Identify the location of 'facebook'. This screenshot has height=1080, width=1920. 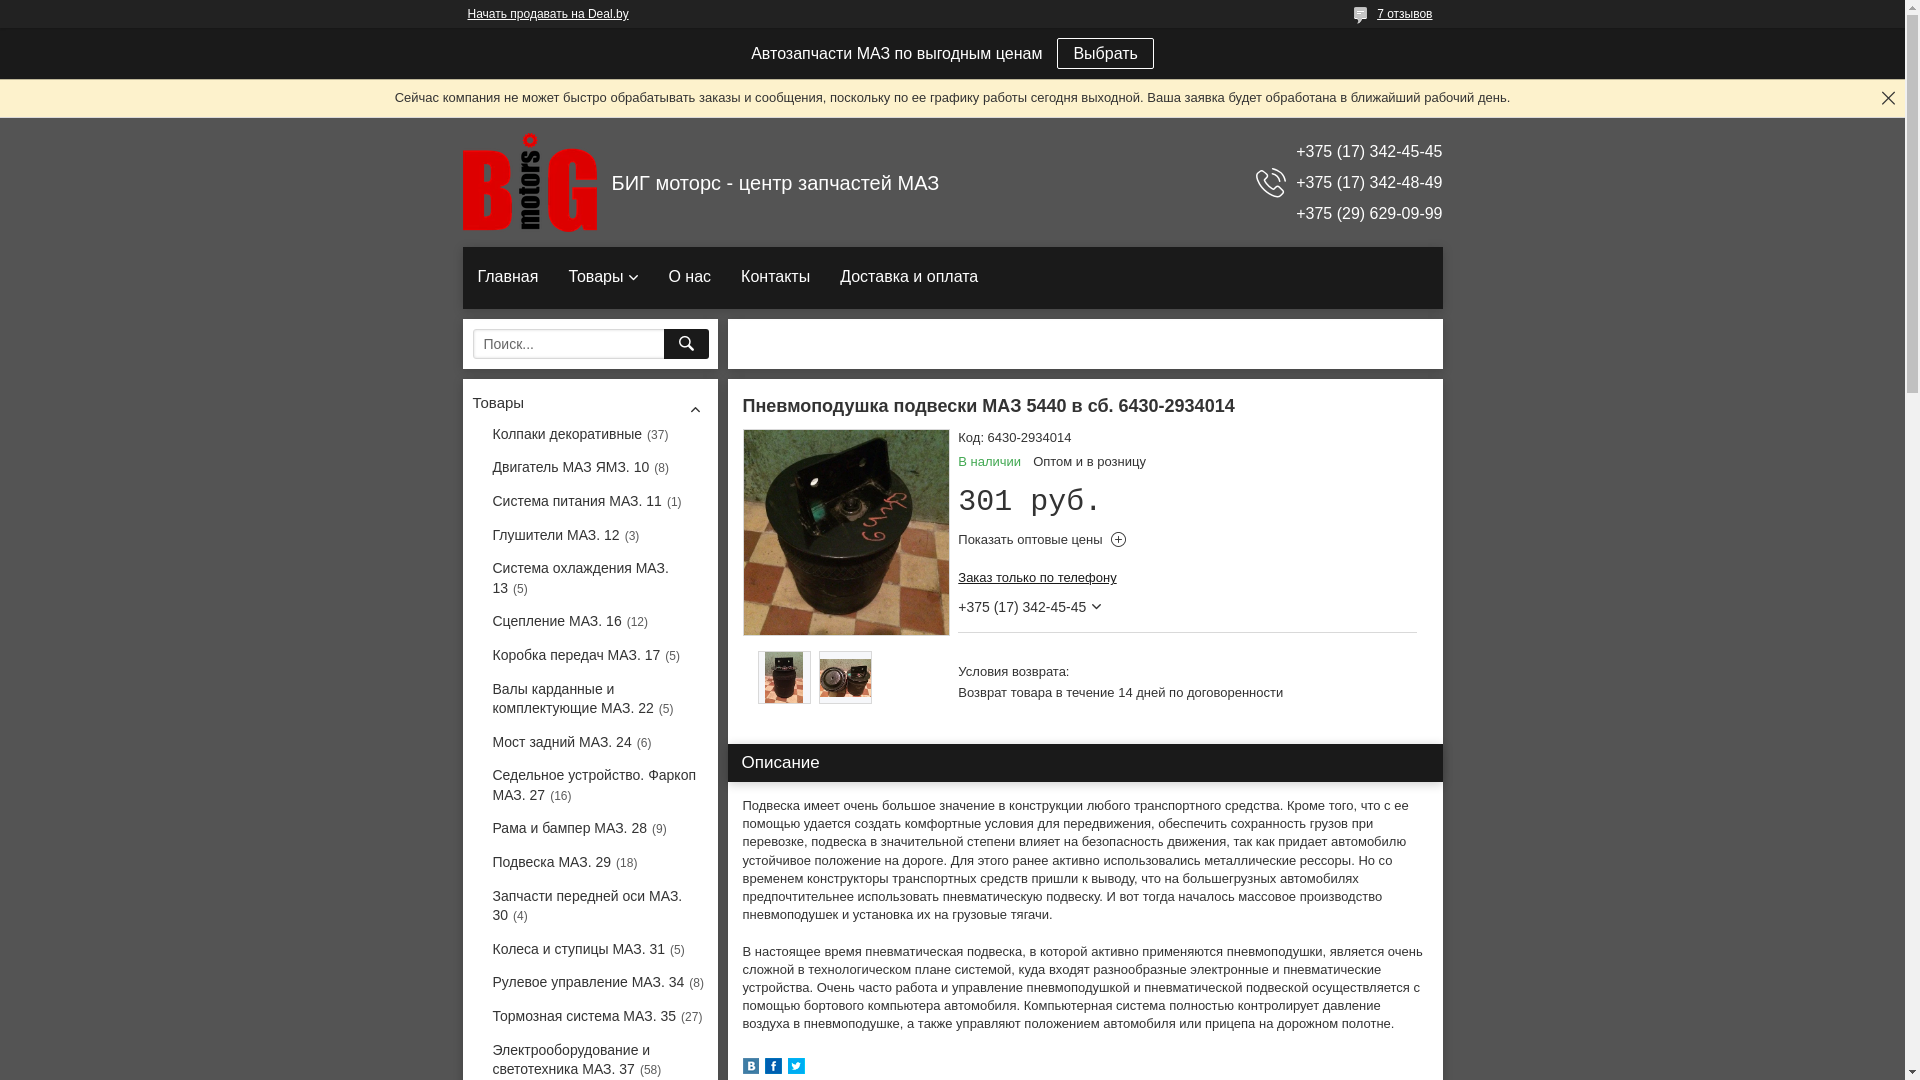
(771, 1068).